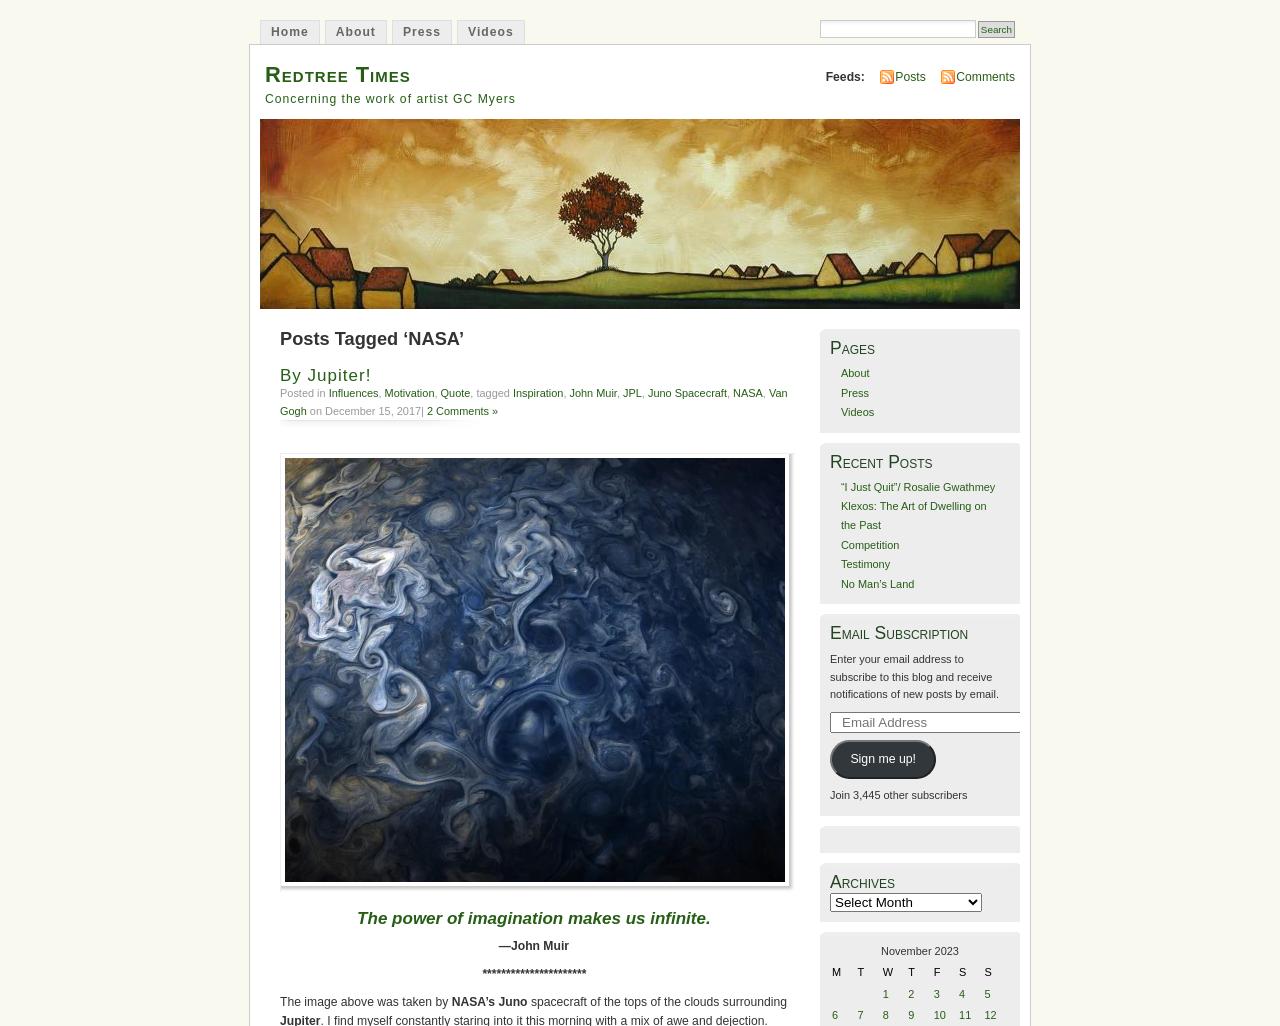  Describe the element at coordinates (918, 949) in the screenshot. I see `'November 2023'` at that location.